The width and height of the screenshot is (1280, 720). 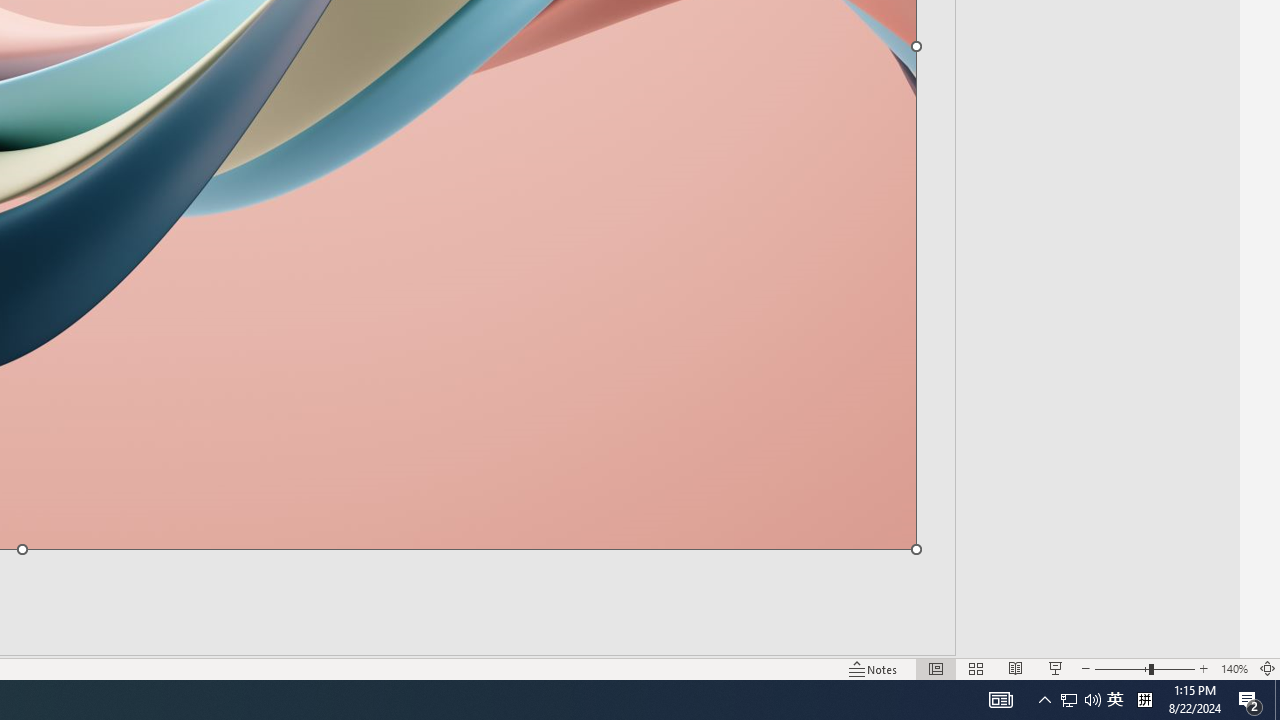 What do you see at coordinates (1266, 669) in the screenshot?
I see `'Zoom to Fit '` at bounding box center [1266, 669].